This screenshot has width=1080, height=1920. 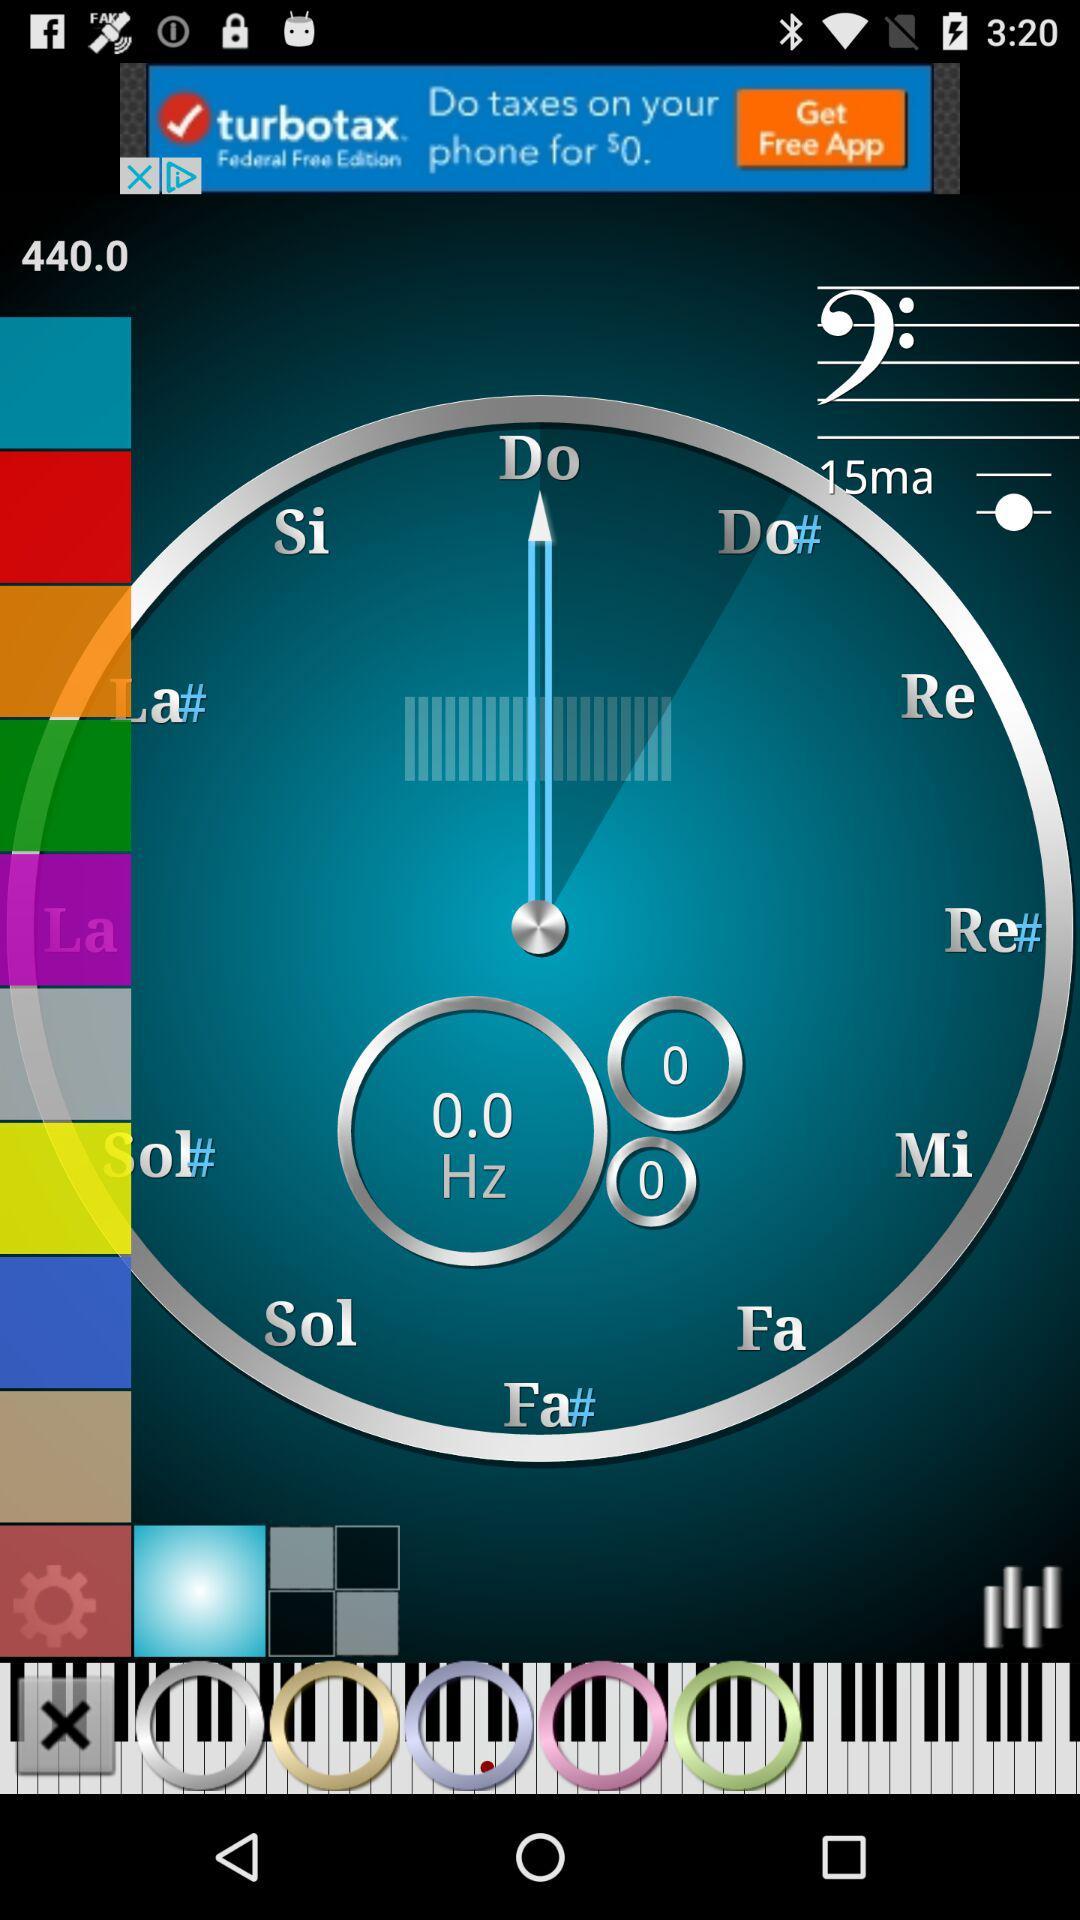 What do you see at coordinates (333, 1724) in the screenshot?
I see `click piyano button` at bounding box center [333, 1724].